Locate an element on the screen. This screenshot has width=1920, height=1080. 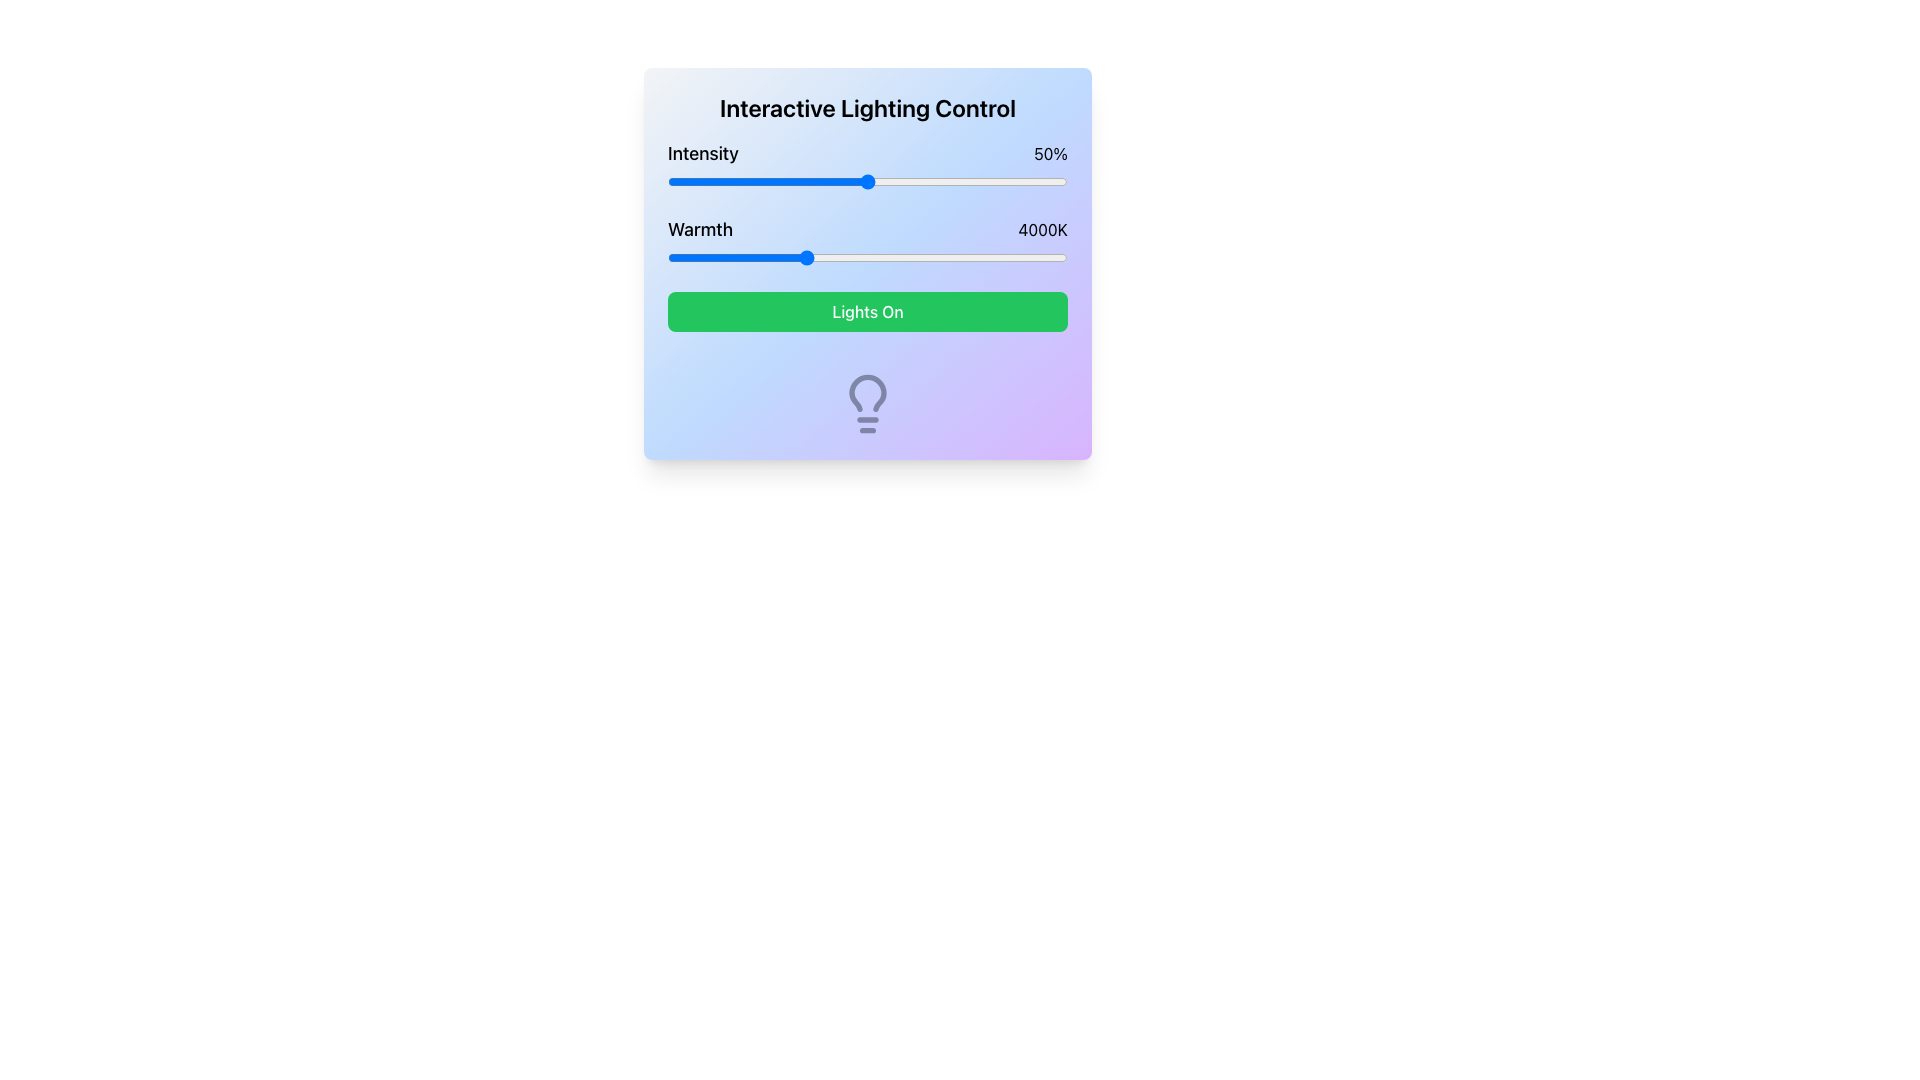
warmth is located at coordinates (696, 257).